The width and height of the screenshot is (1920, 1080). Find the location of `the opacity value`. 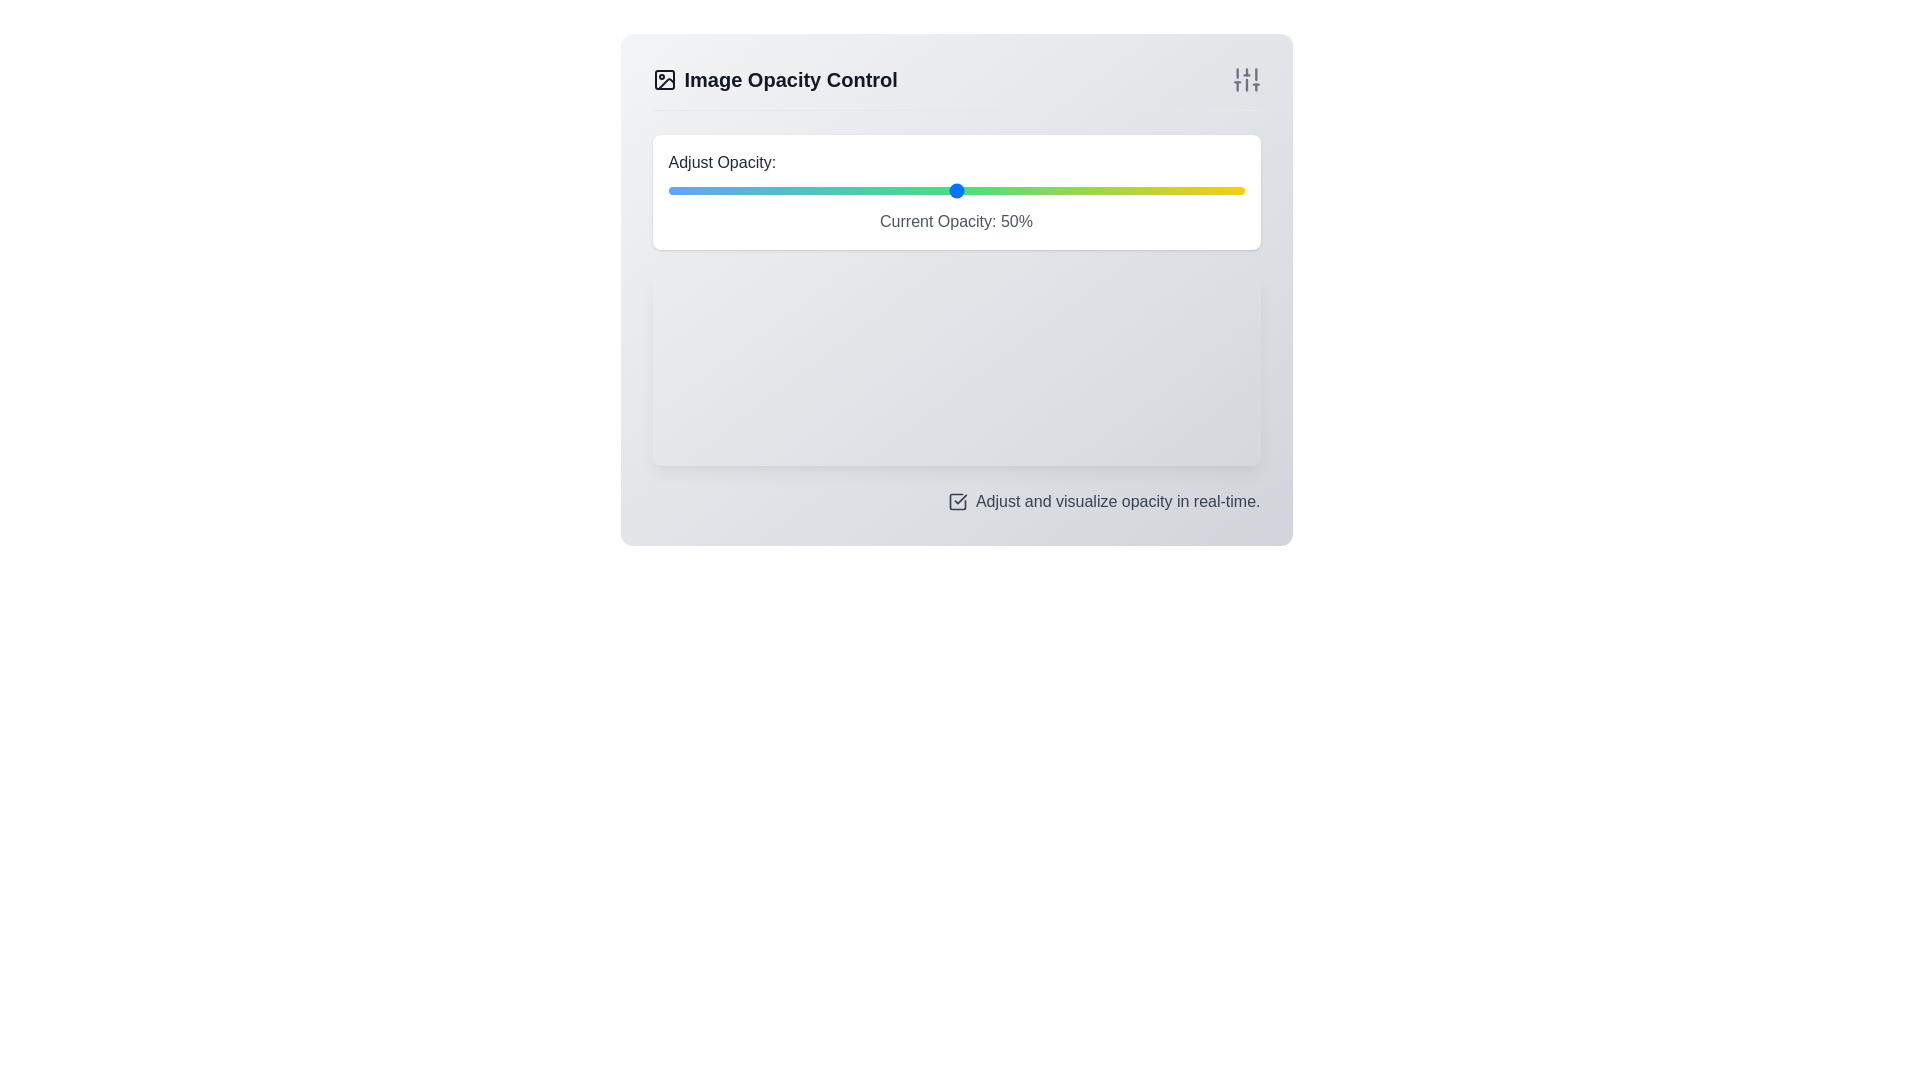

the opacity value is located at coordinates (1232, 191).